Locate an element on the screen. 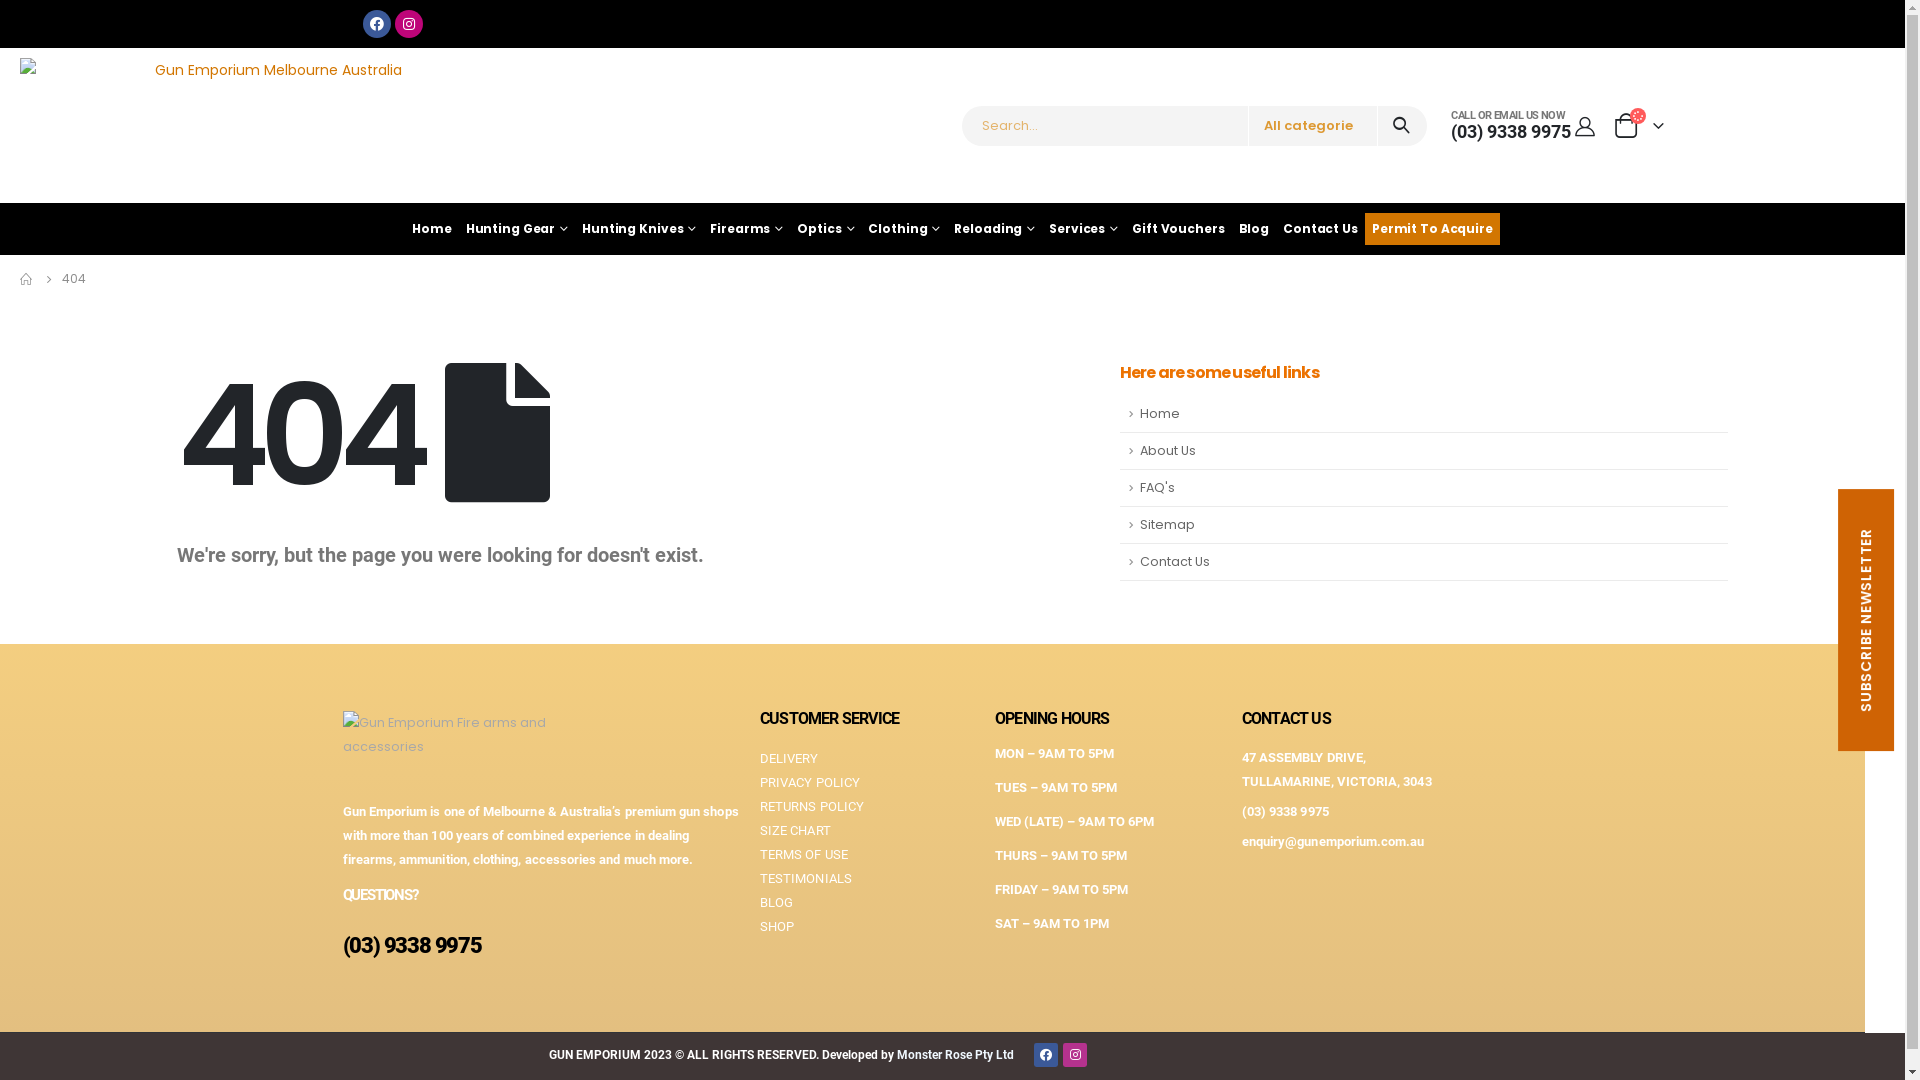  'Search' is located at coordinates (1400, 126).